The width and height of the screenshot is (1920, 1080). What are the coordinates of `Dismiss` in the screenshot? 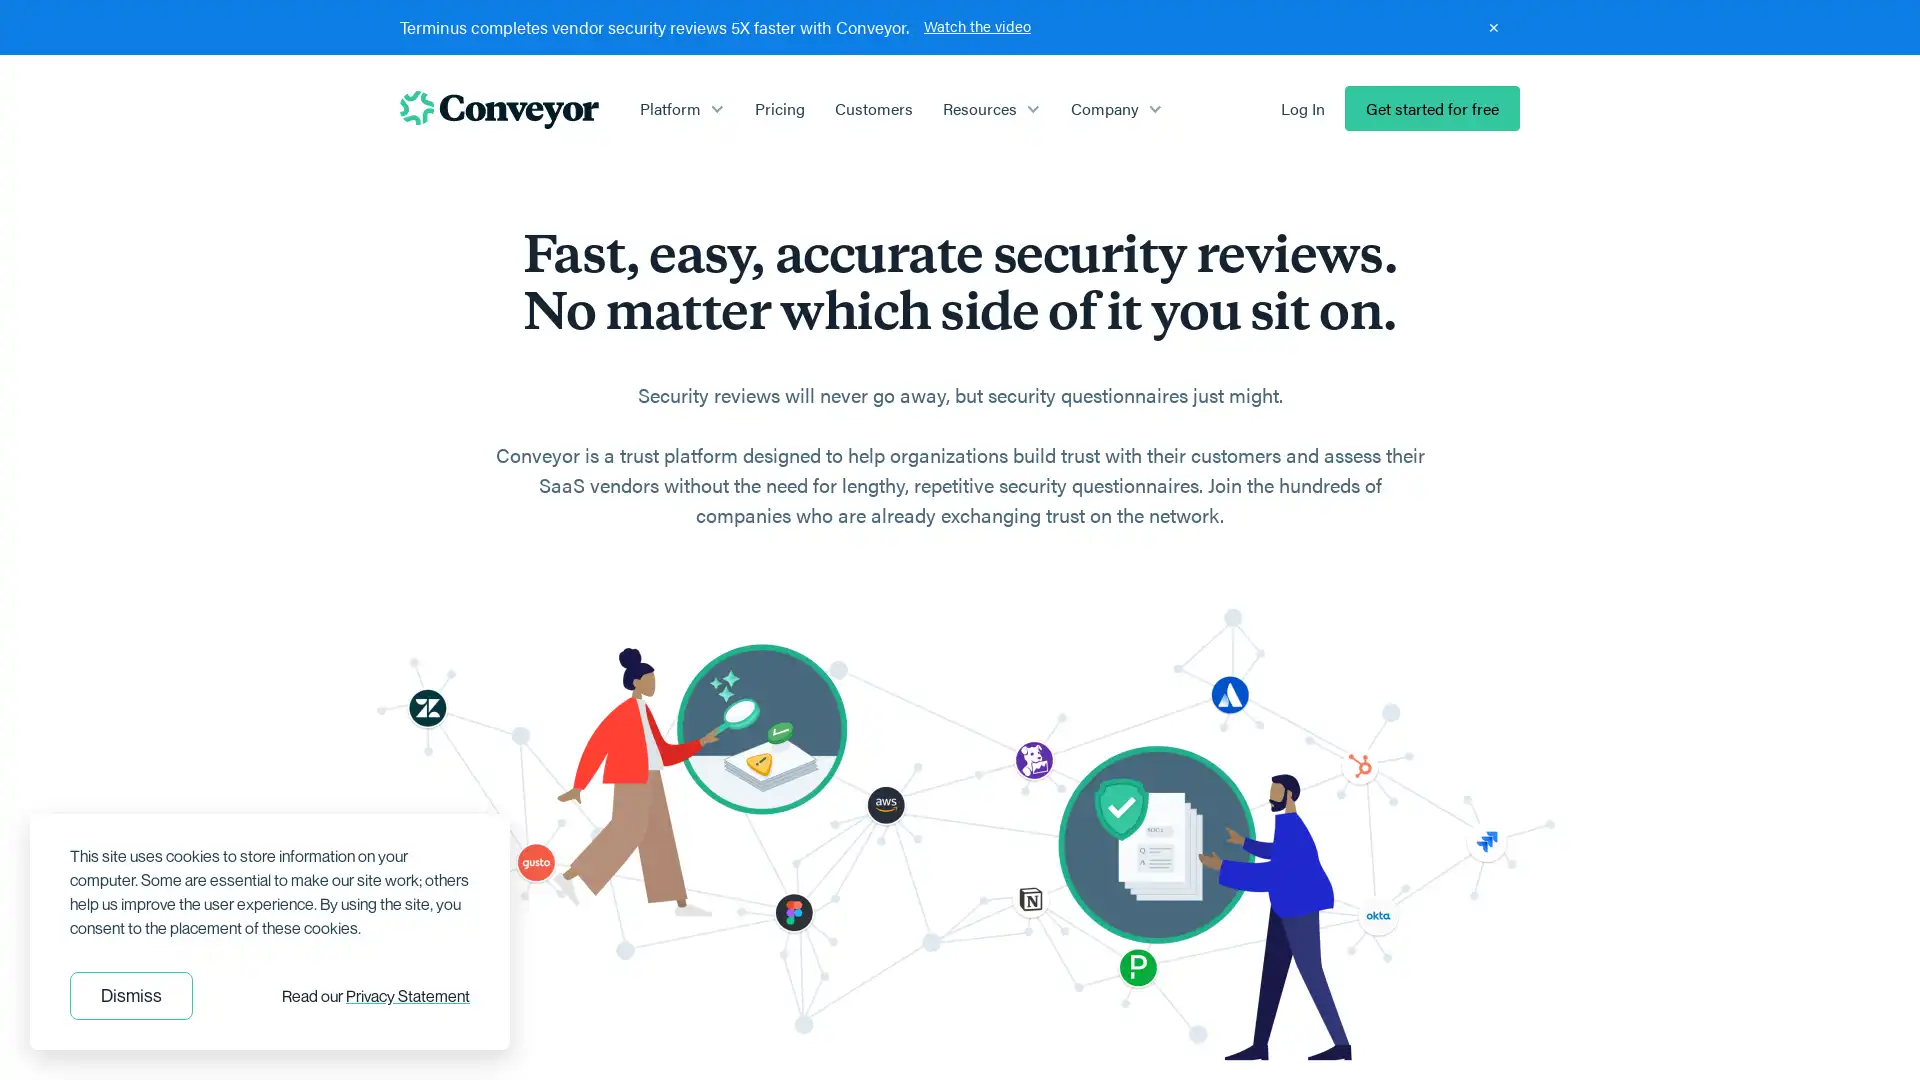 It's located at (130, 995).